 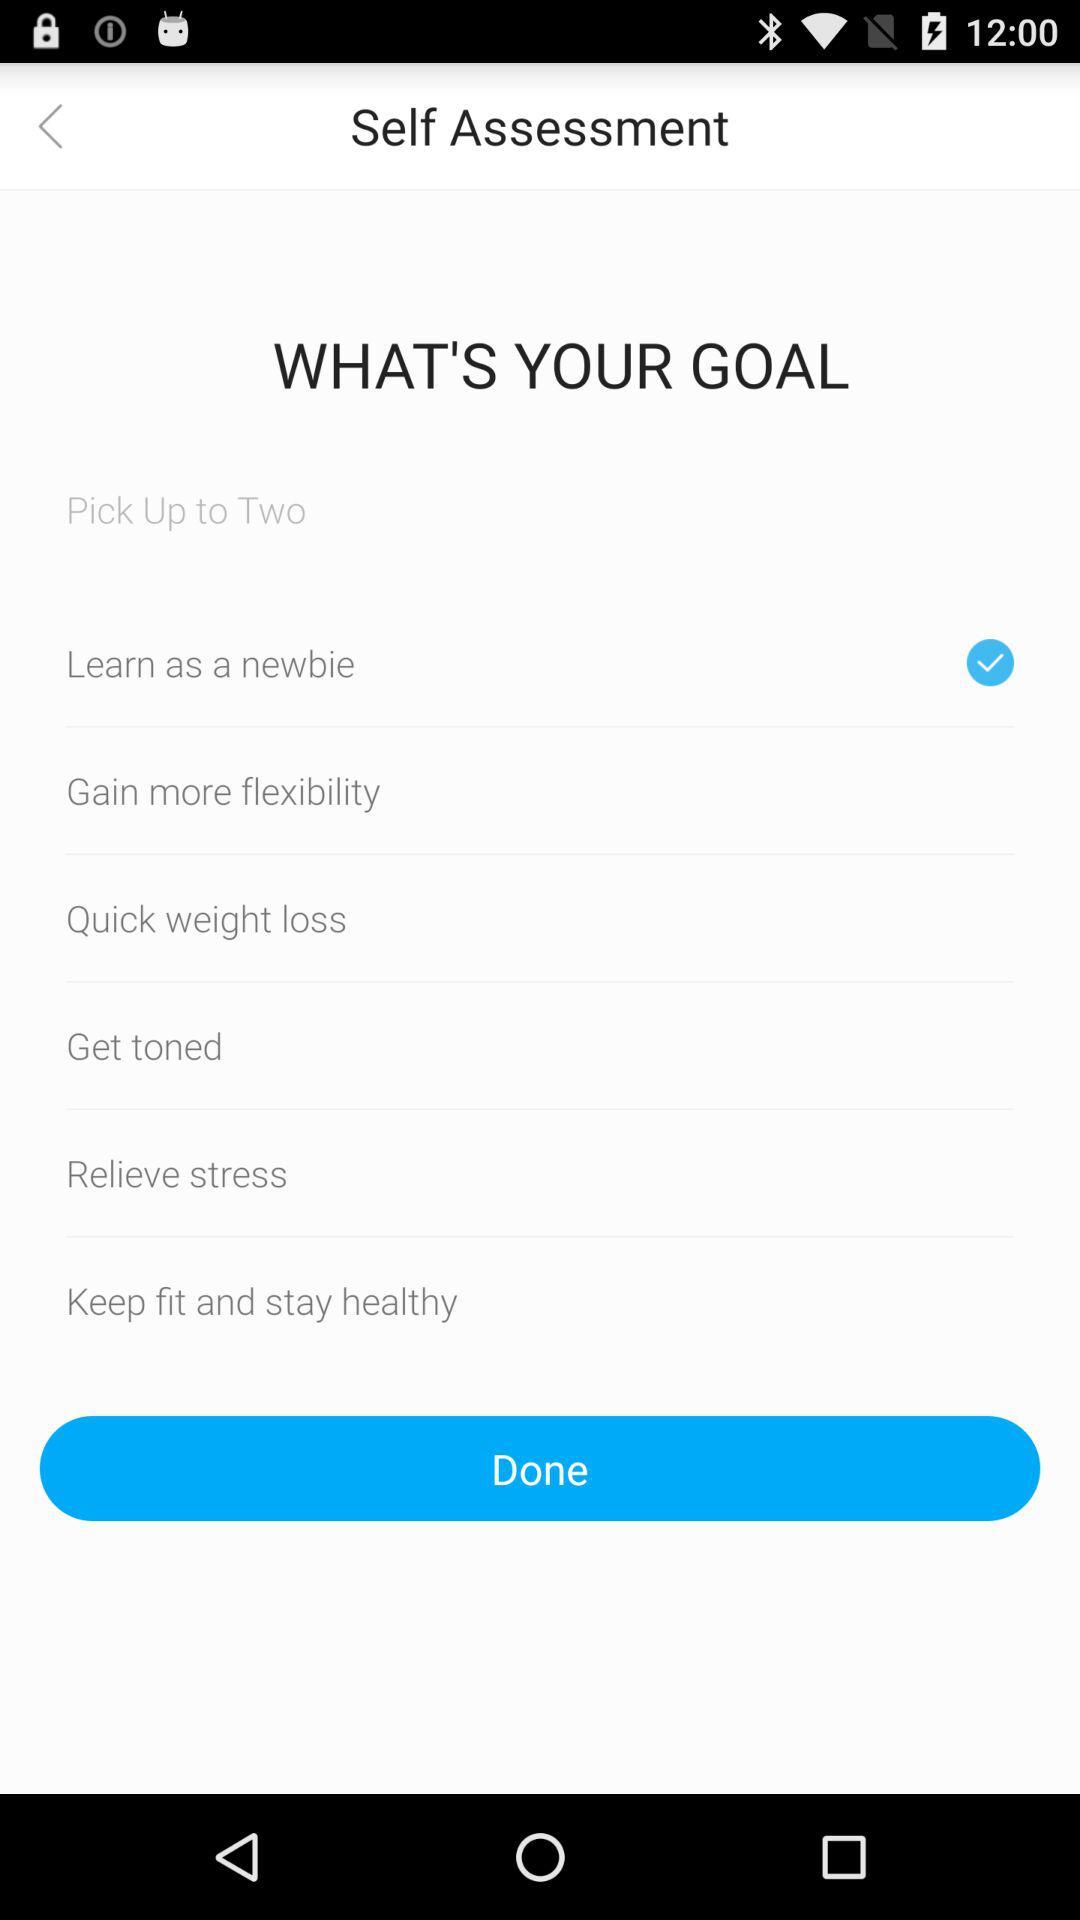 What do you see at coordinates (540, 1468) in the screenshot?
I see `icon below the keep fit and` at bounding box center [540, 1468].